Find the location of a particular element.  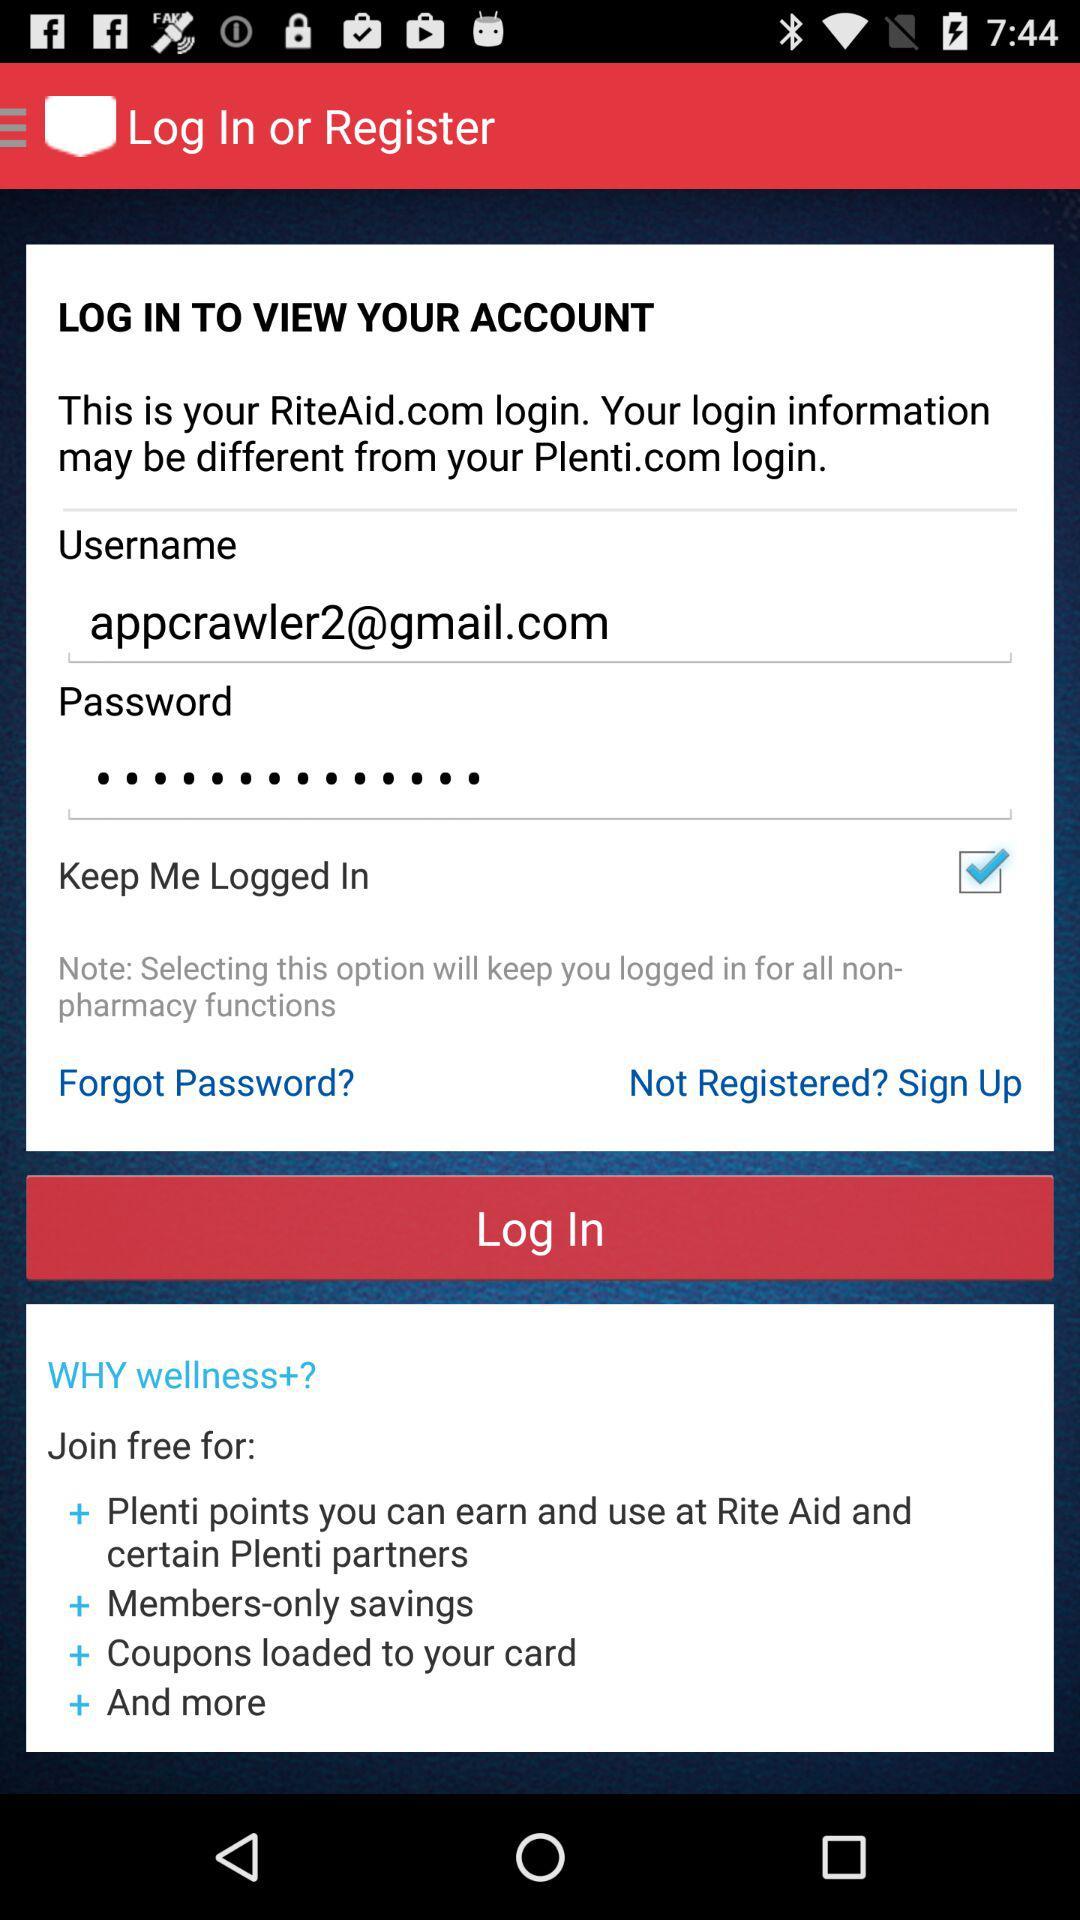

the appcrawler3116 item is located at coordinates (540, 777).